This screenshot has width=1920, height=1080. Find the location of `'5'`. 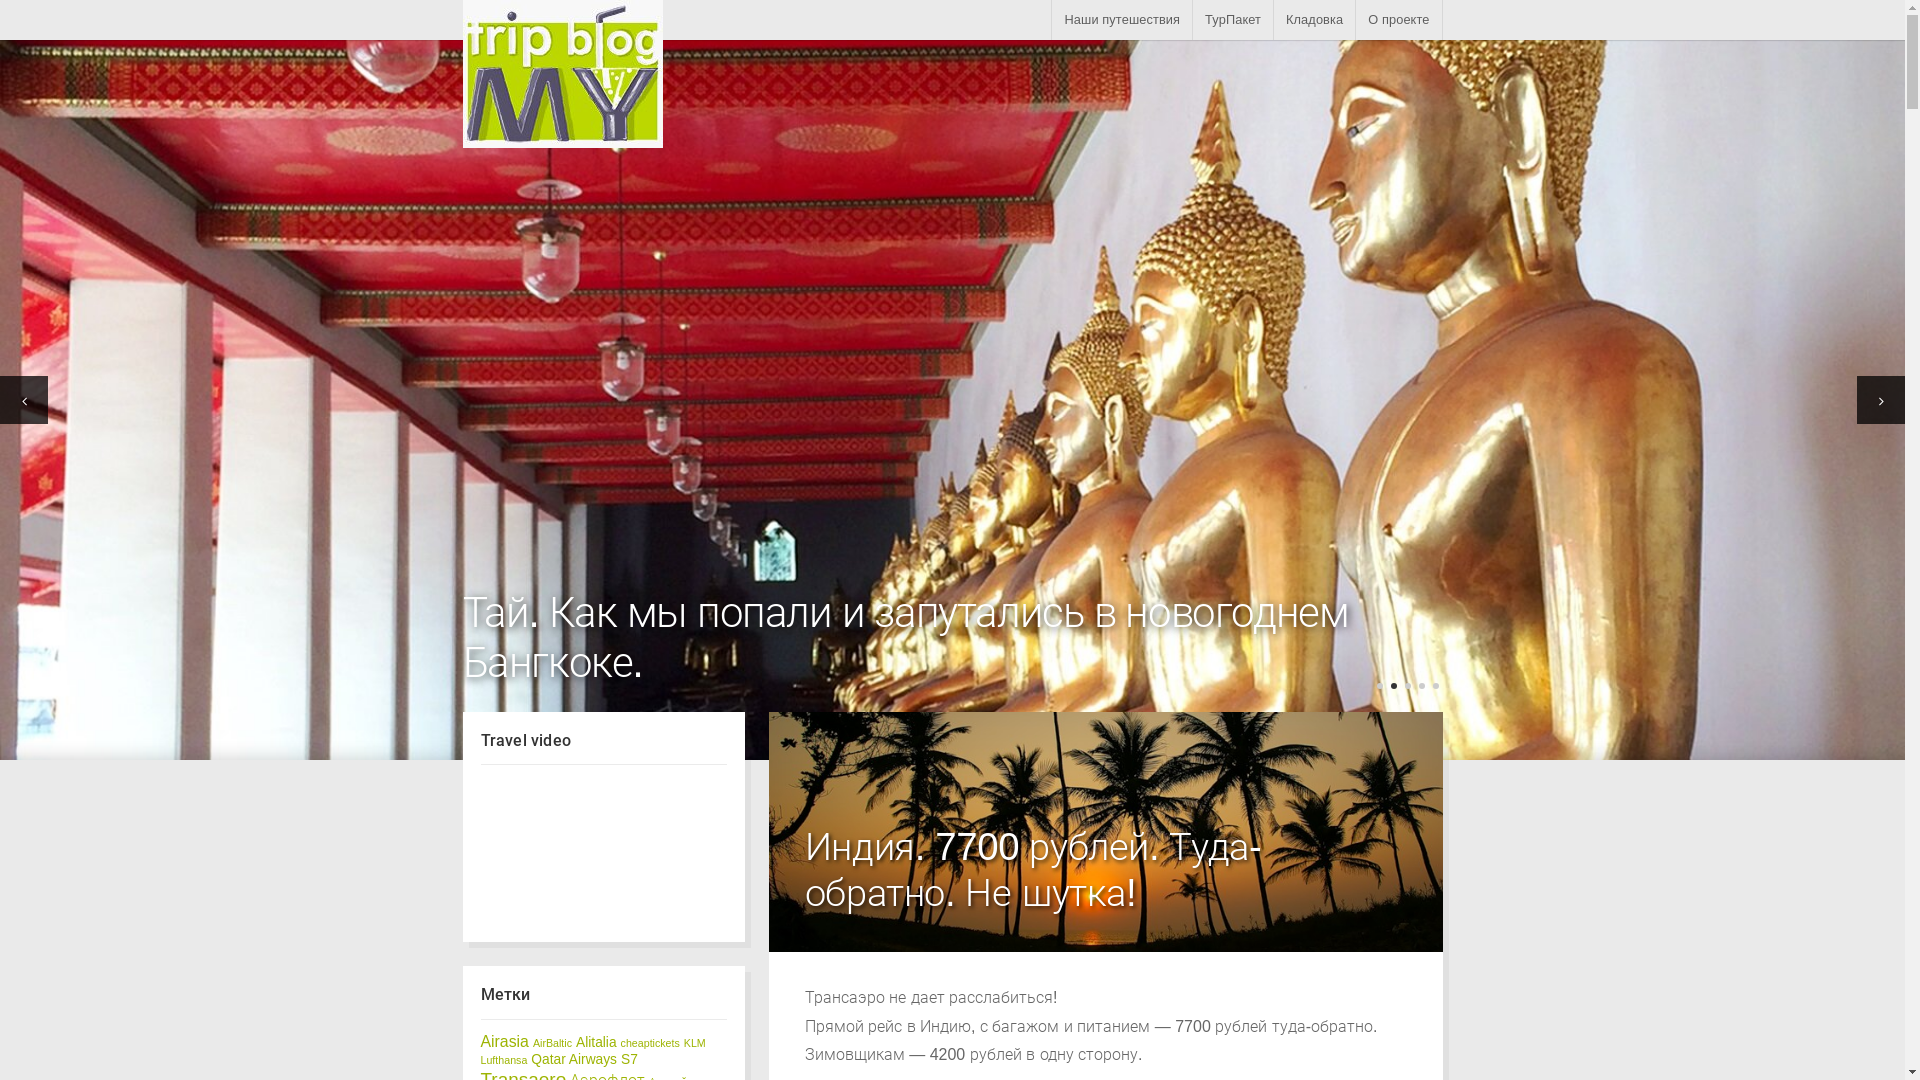

'5' is located at coordinates (1434, 685).